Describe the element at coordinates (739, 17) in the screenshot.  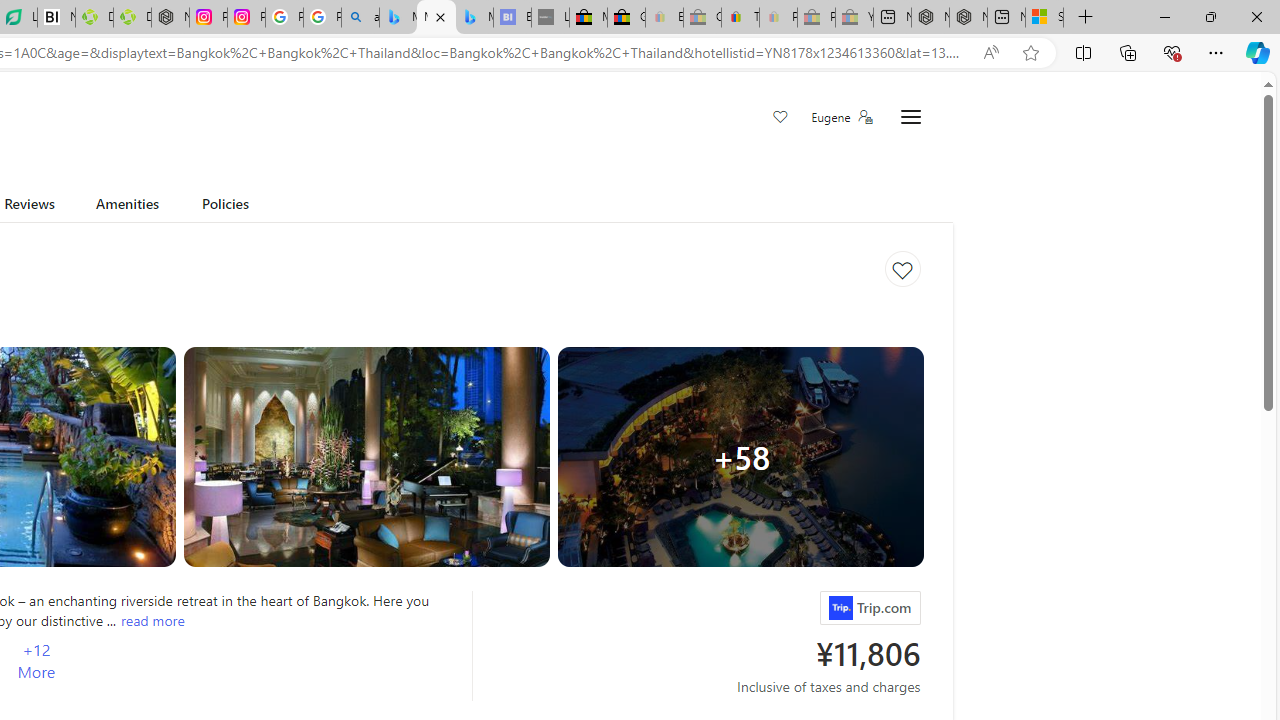
I see `'Threats and offensive language policy | eBay'` at that location.